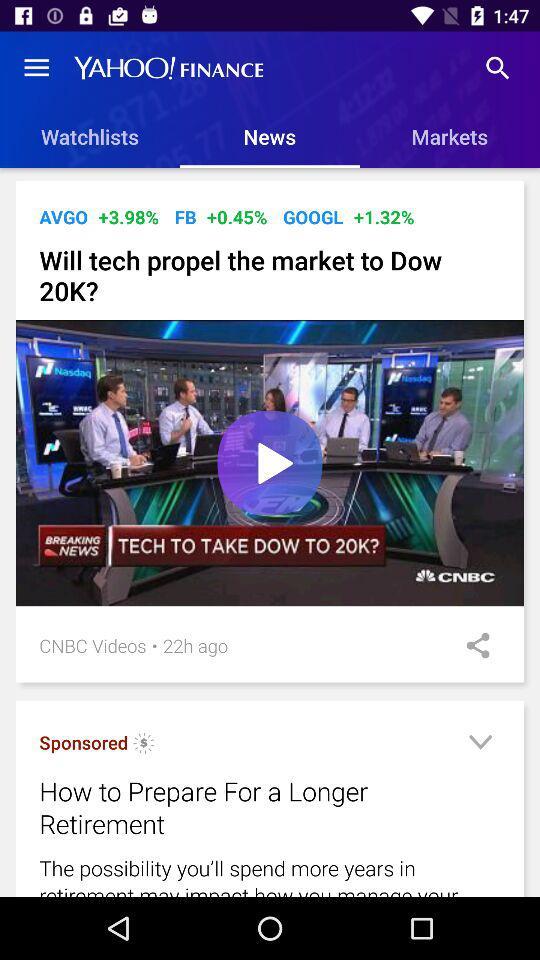  Describe the element at coordinates (143, 744) in the screenshot. I see `sponsors` at that location.